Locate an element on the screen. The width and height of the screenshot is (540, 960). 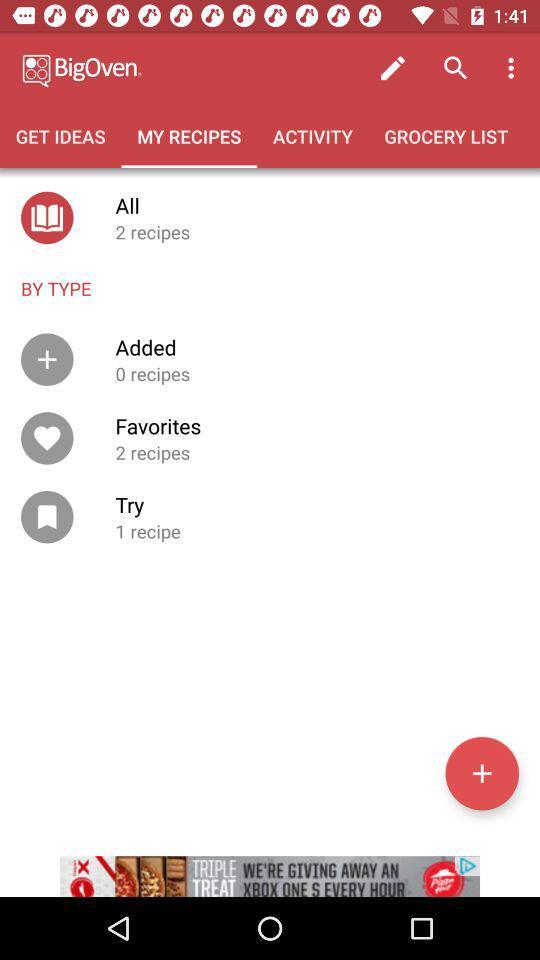
pop-up advertisement is located at coordinates (270, 863).